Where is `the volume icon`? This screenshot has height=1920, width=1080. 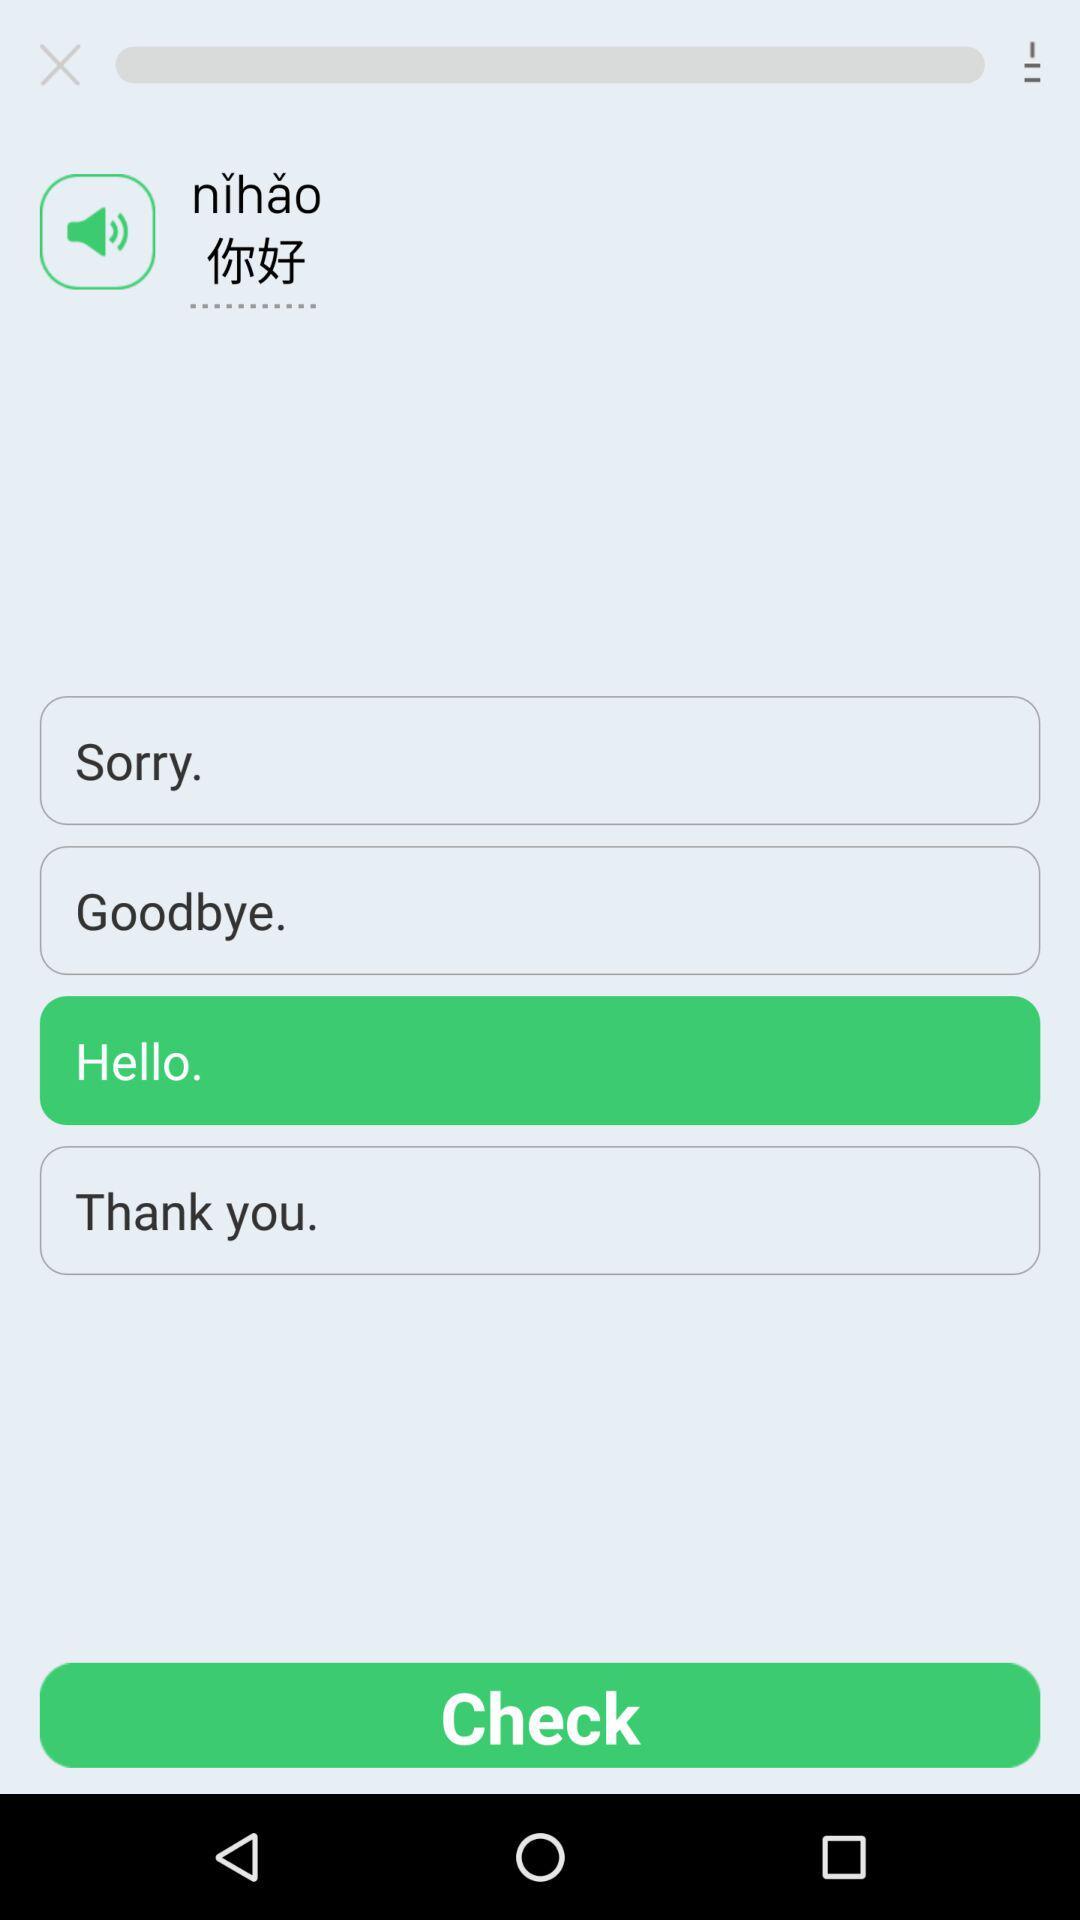 the volume icon is located at coordinates (97, 247).